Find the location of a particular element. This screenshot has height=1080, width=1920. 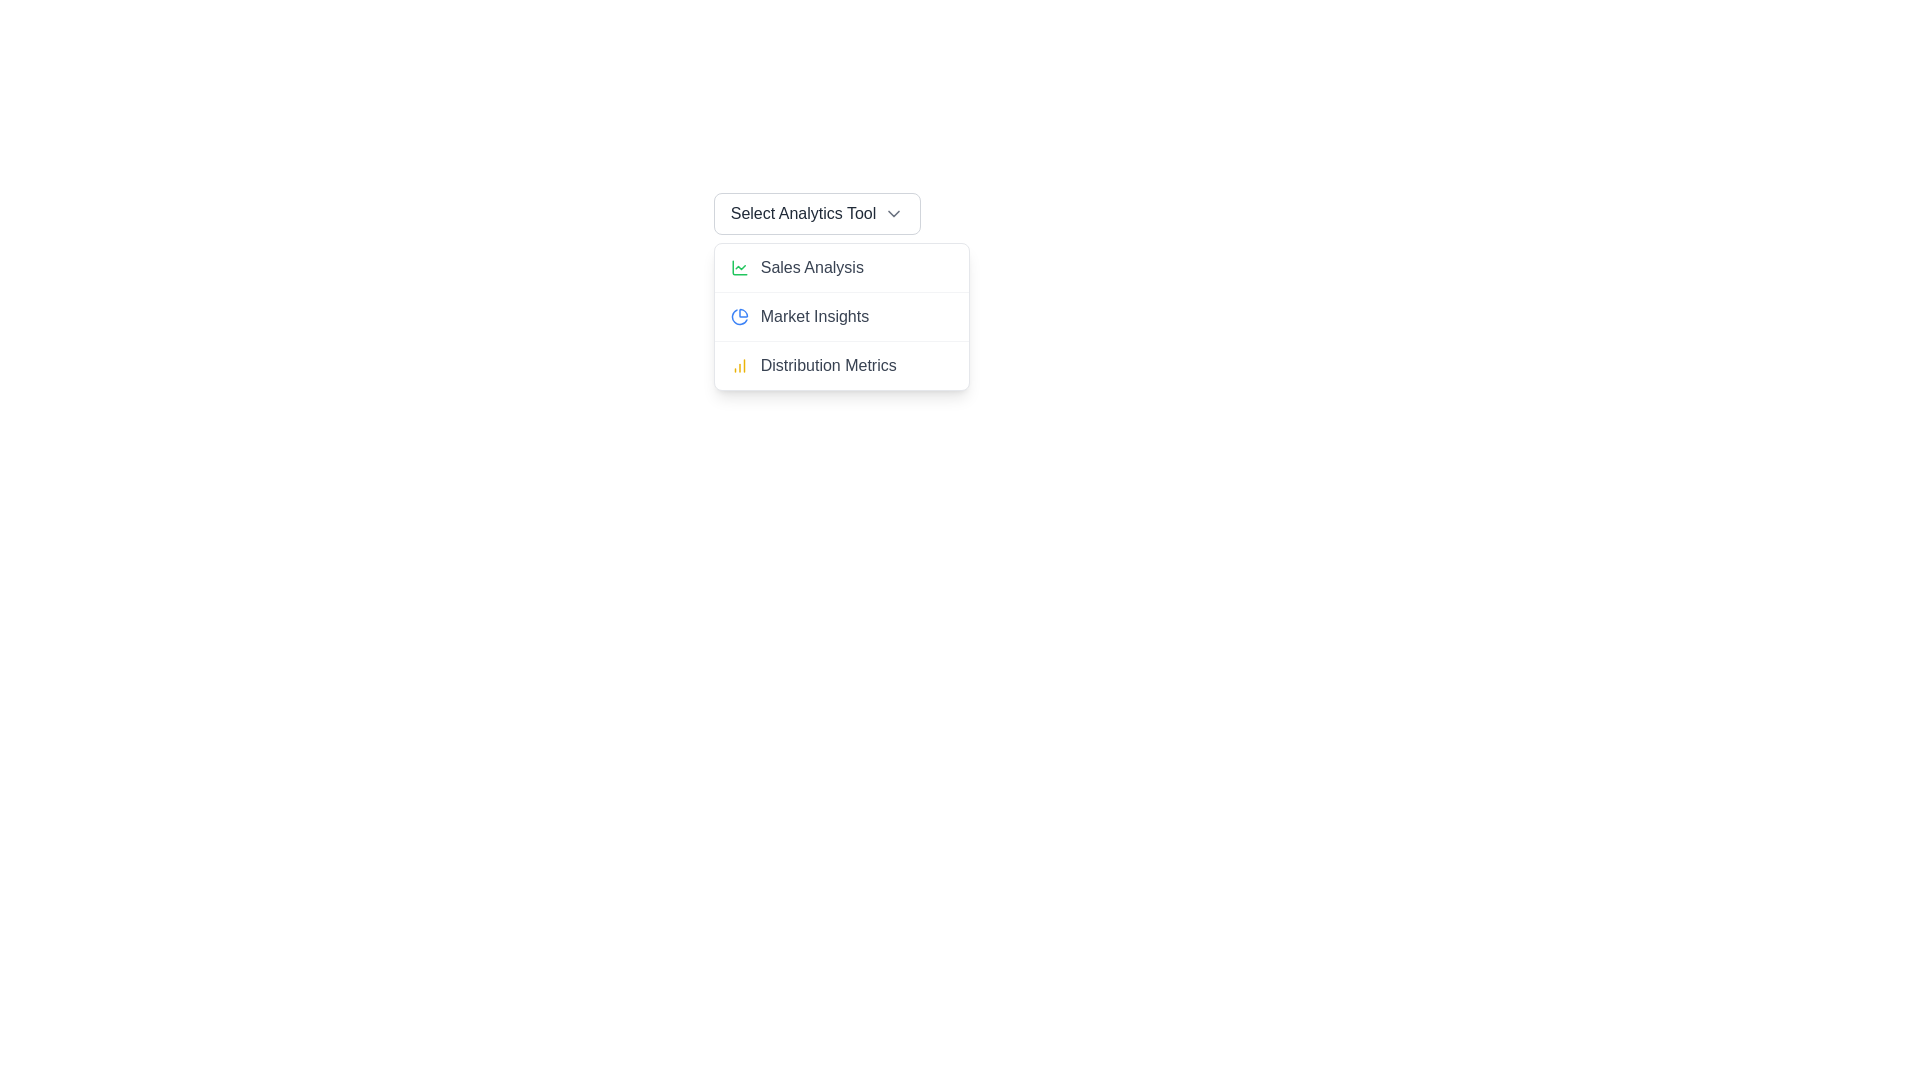

the visual representation of the 'Distribution Metrics' icon, which is a green outlined chart-like graphic within the third item of the dropdown menu titled 'Select Analytics Tool' is located at coordinates (738, 266).